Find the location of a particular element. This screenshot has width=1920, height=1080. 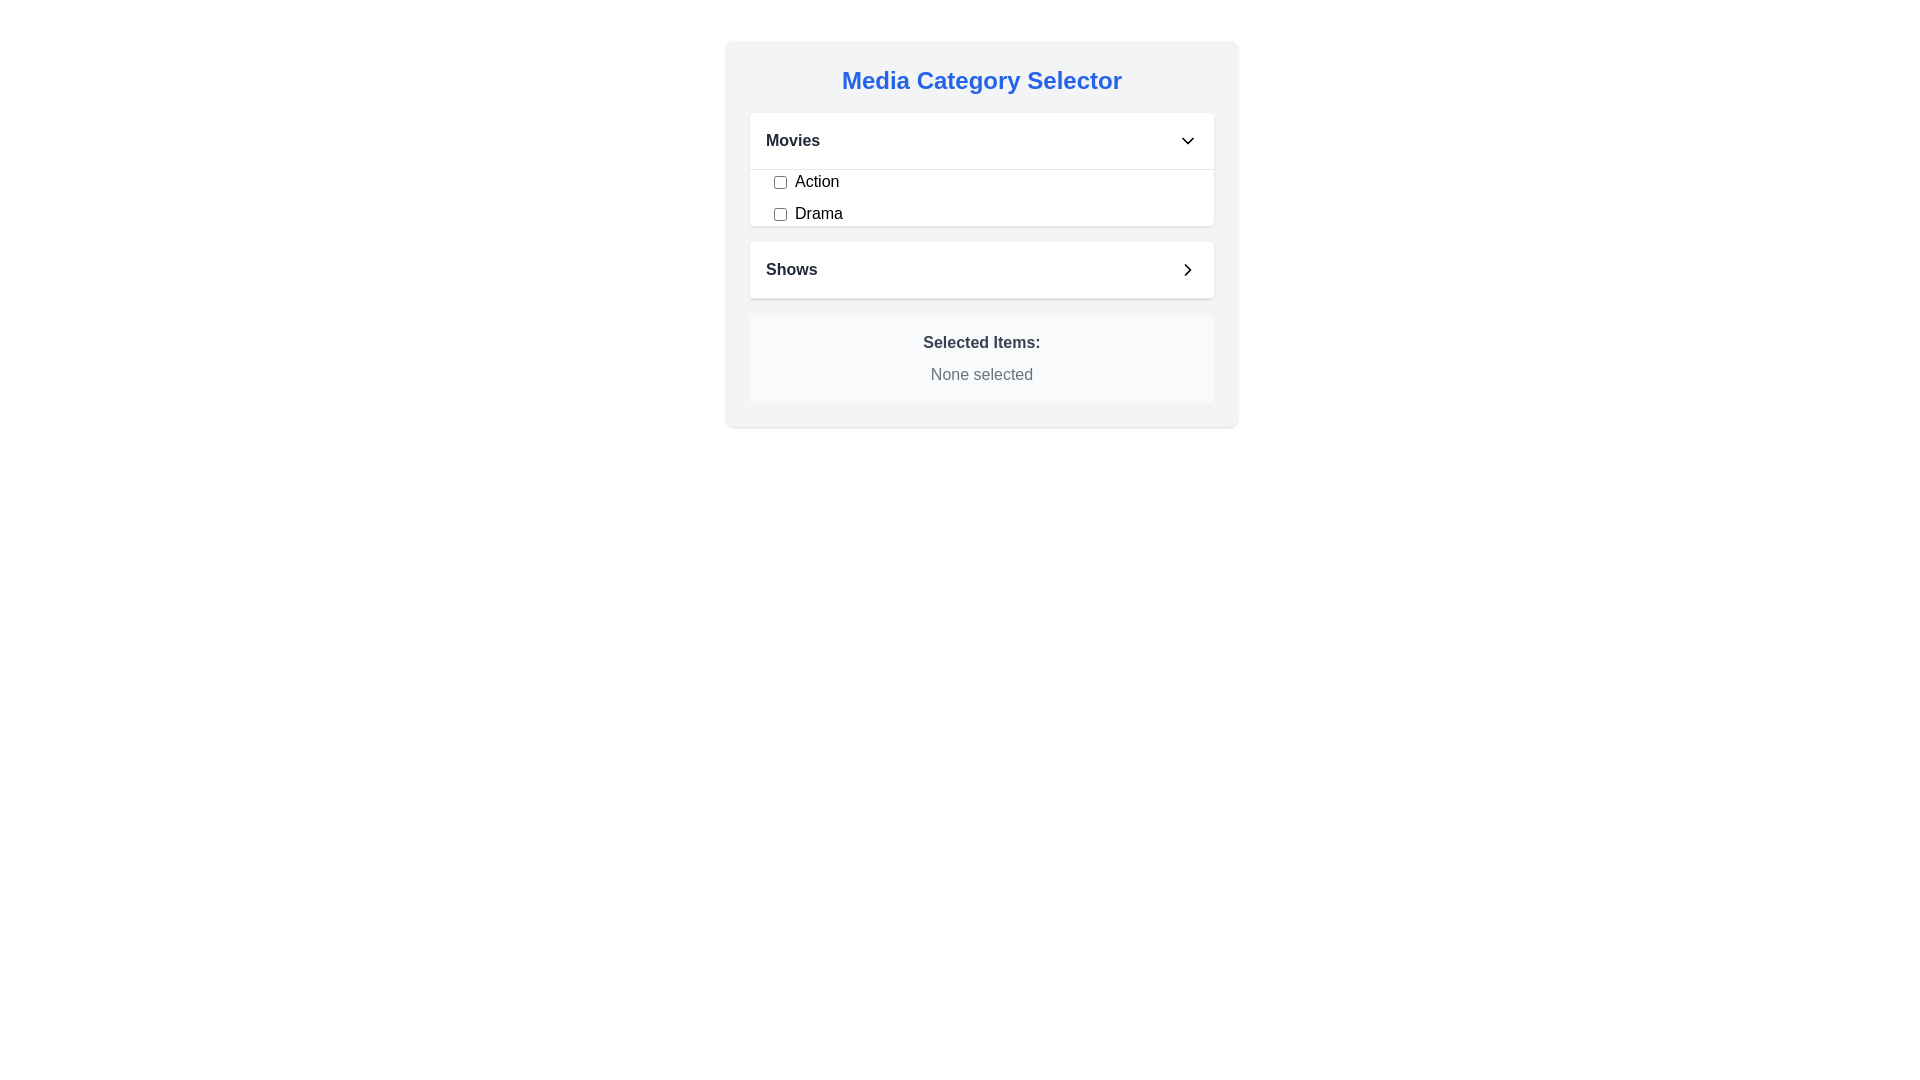

the chevron-down icon (Dropdown indicator) located on the right side of the 'Movies' label in the horizontal bar is located at coordinates (1188, 140).